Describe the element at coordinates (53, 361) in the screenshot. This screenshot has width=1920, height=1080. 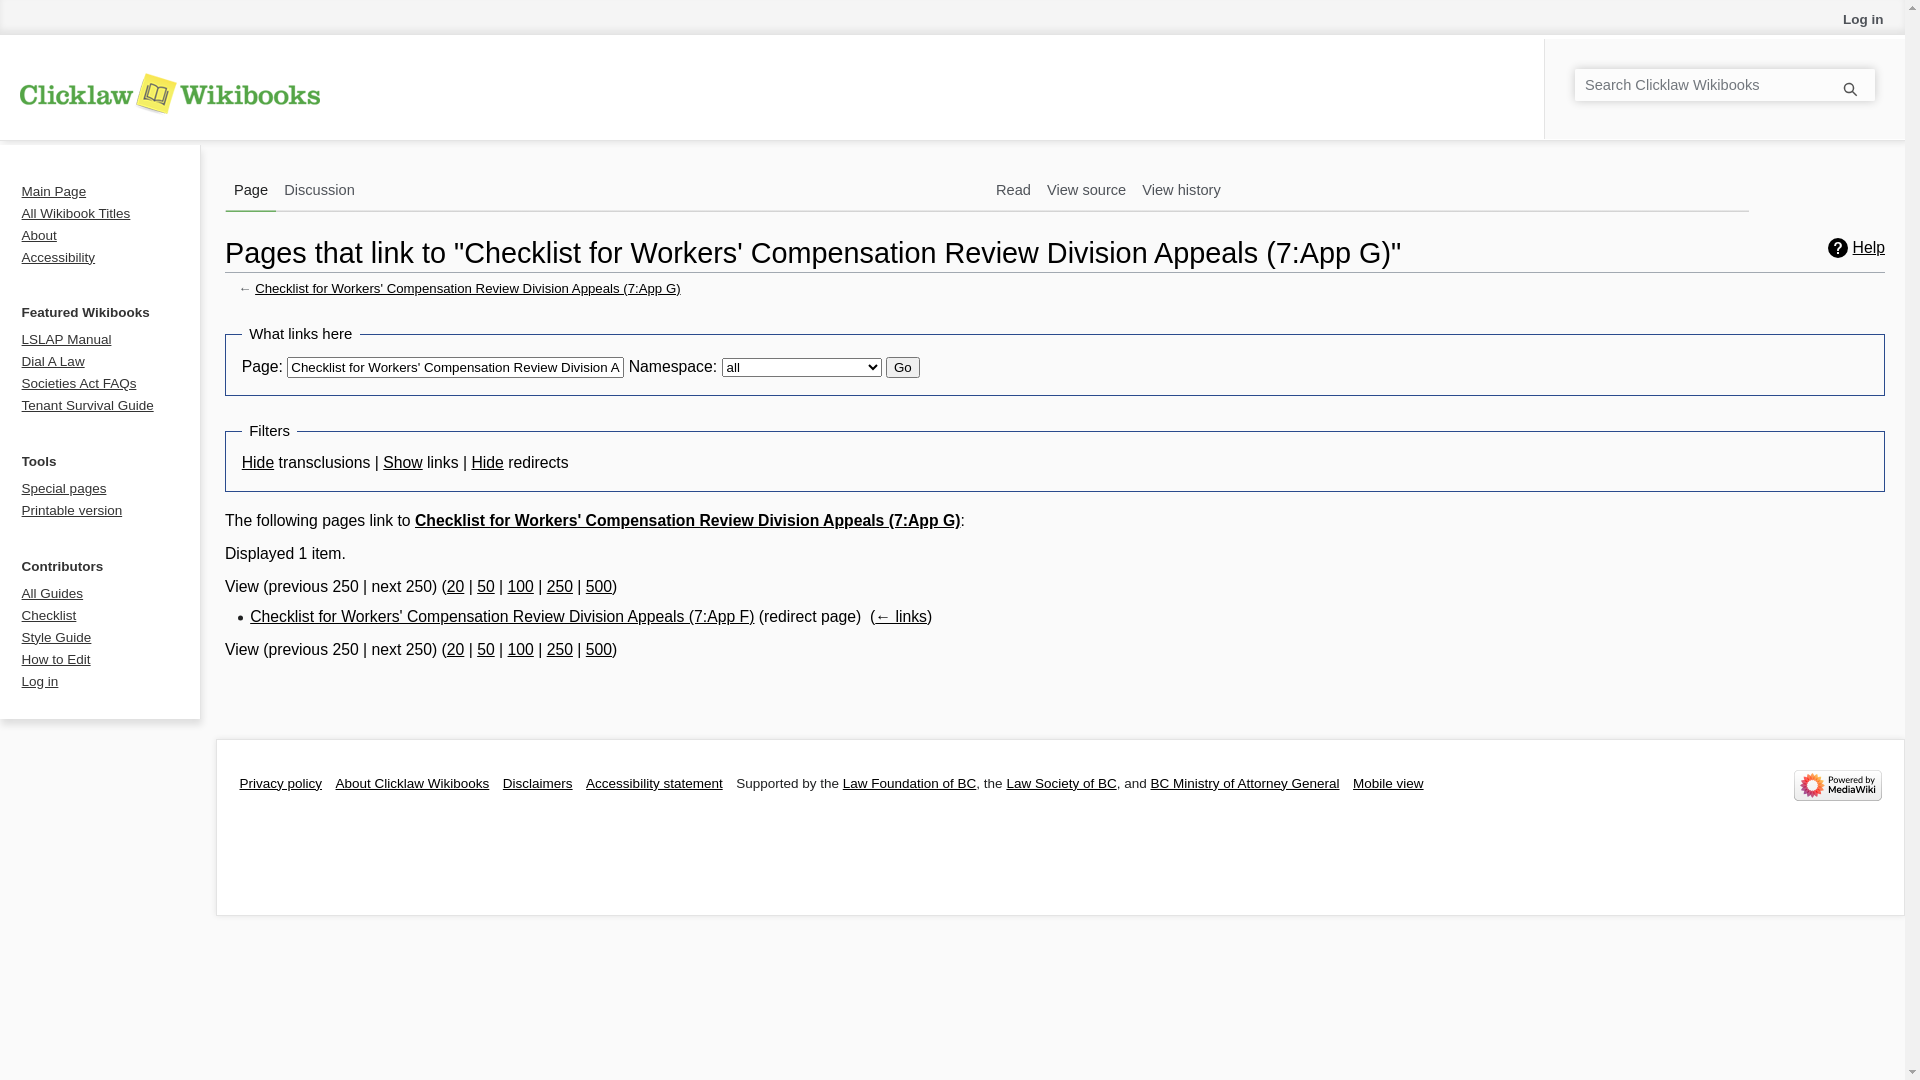
I see `'Dial A Law'` at that location.